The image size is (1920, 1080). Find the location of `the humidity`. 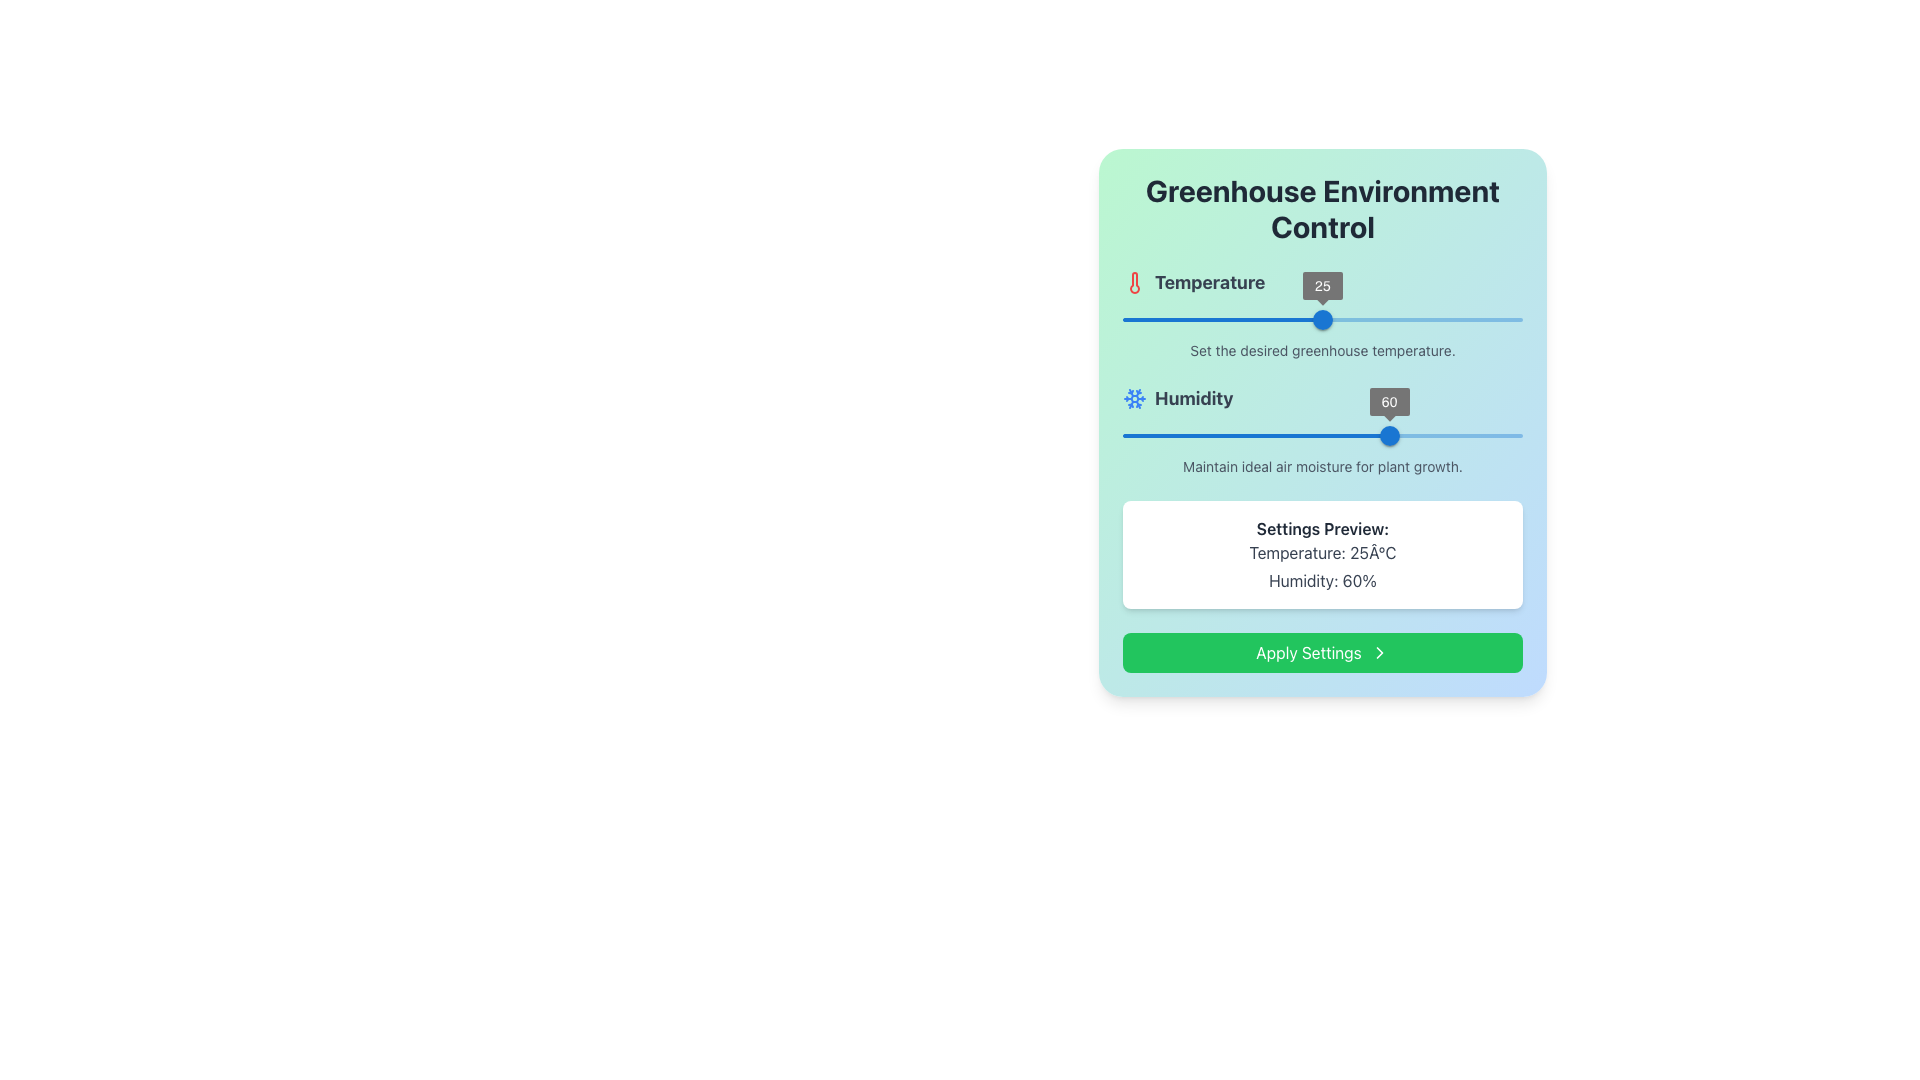

the humidity is located at coordinates (1470, 434).